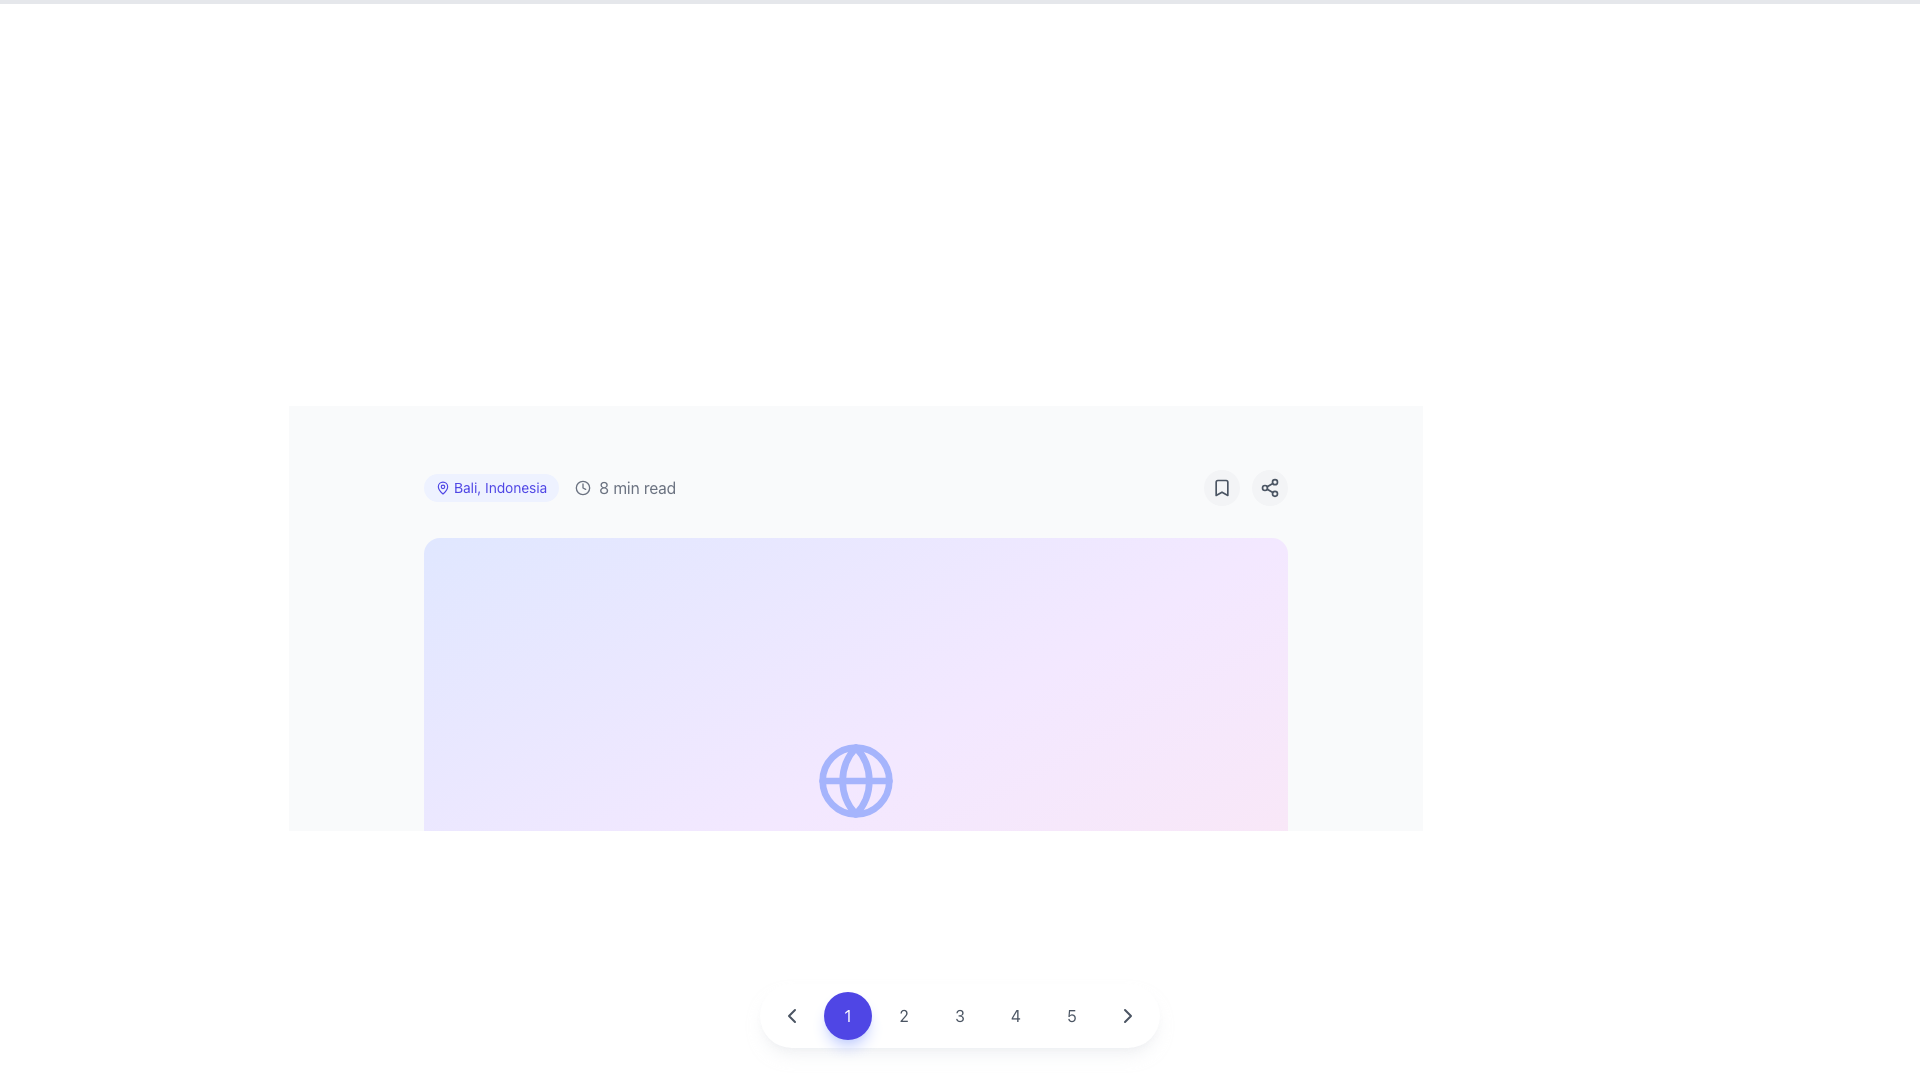 The height and width of the screenshot is (1080, 1920). I want to click on text label displaying '8 min read' in light gray font, located to the right of a clock icon, so click(636, 488).